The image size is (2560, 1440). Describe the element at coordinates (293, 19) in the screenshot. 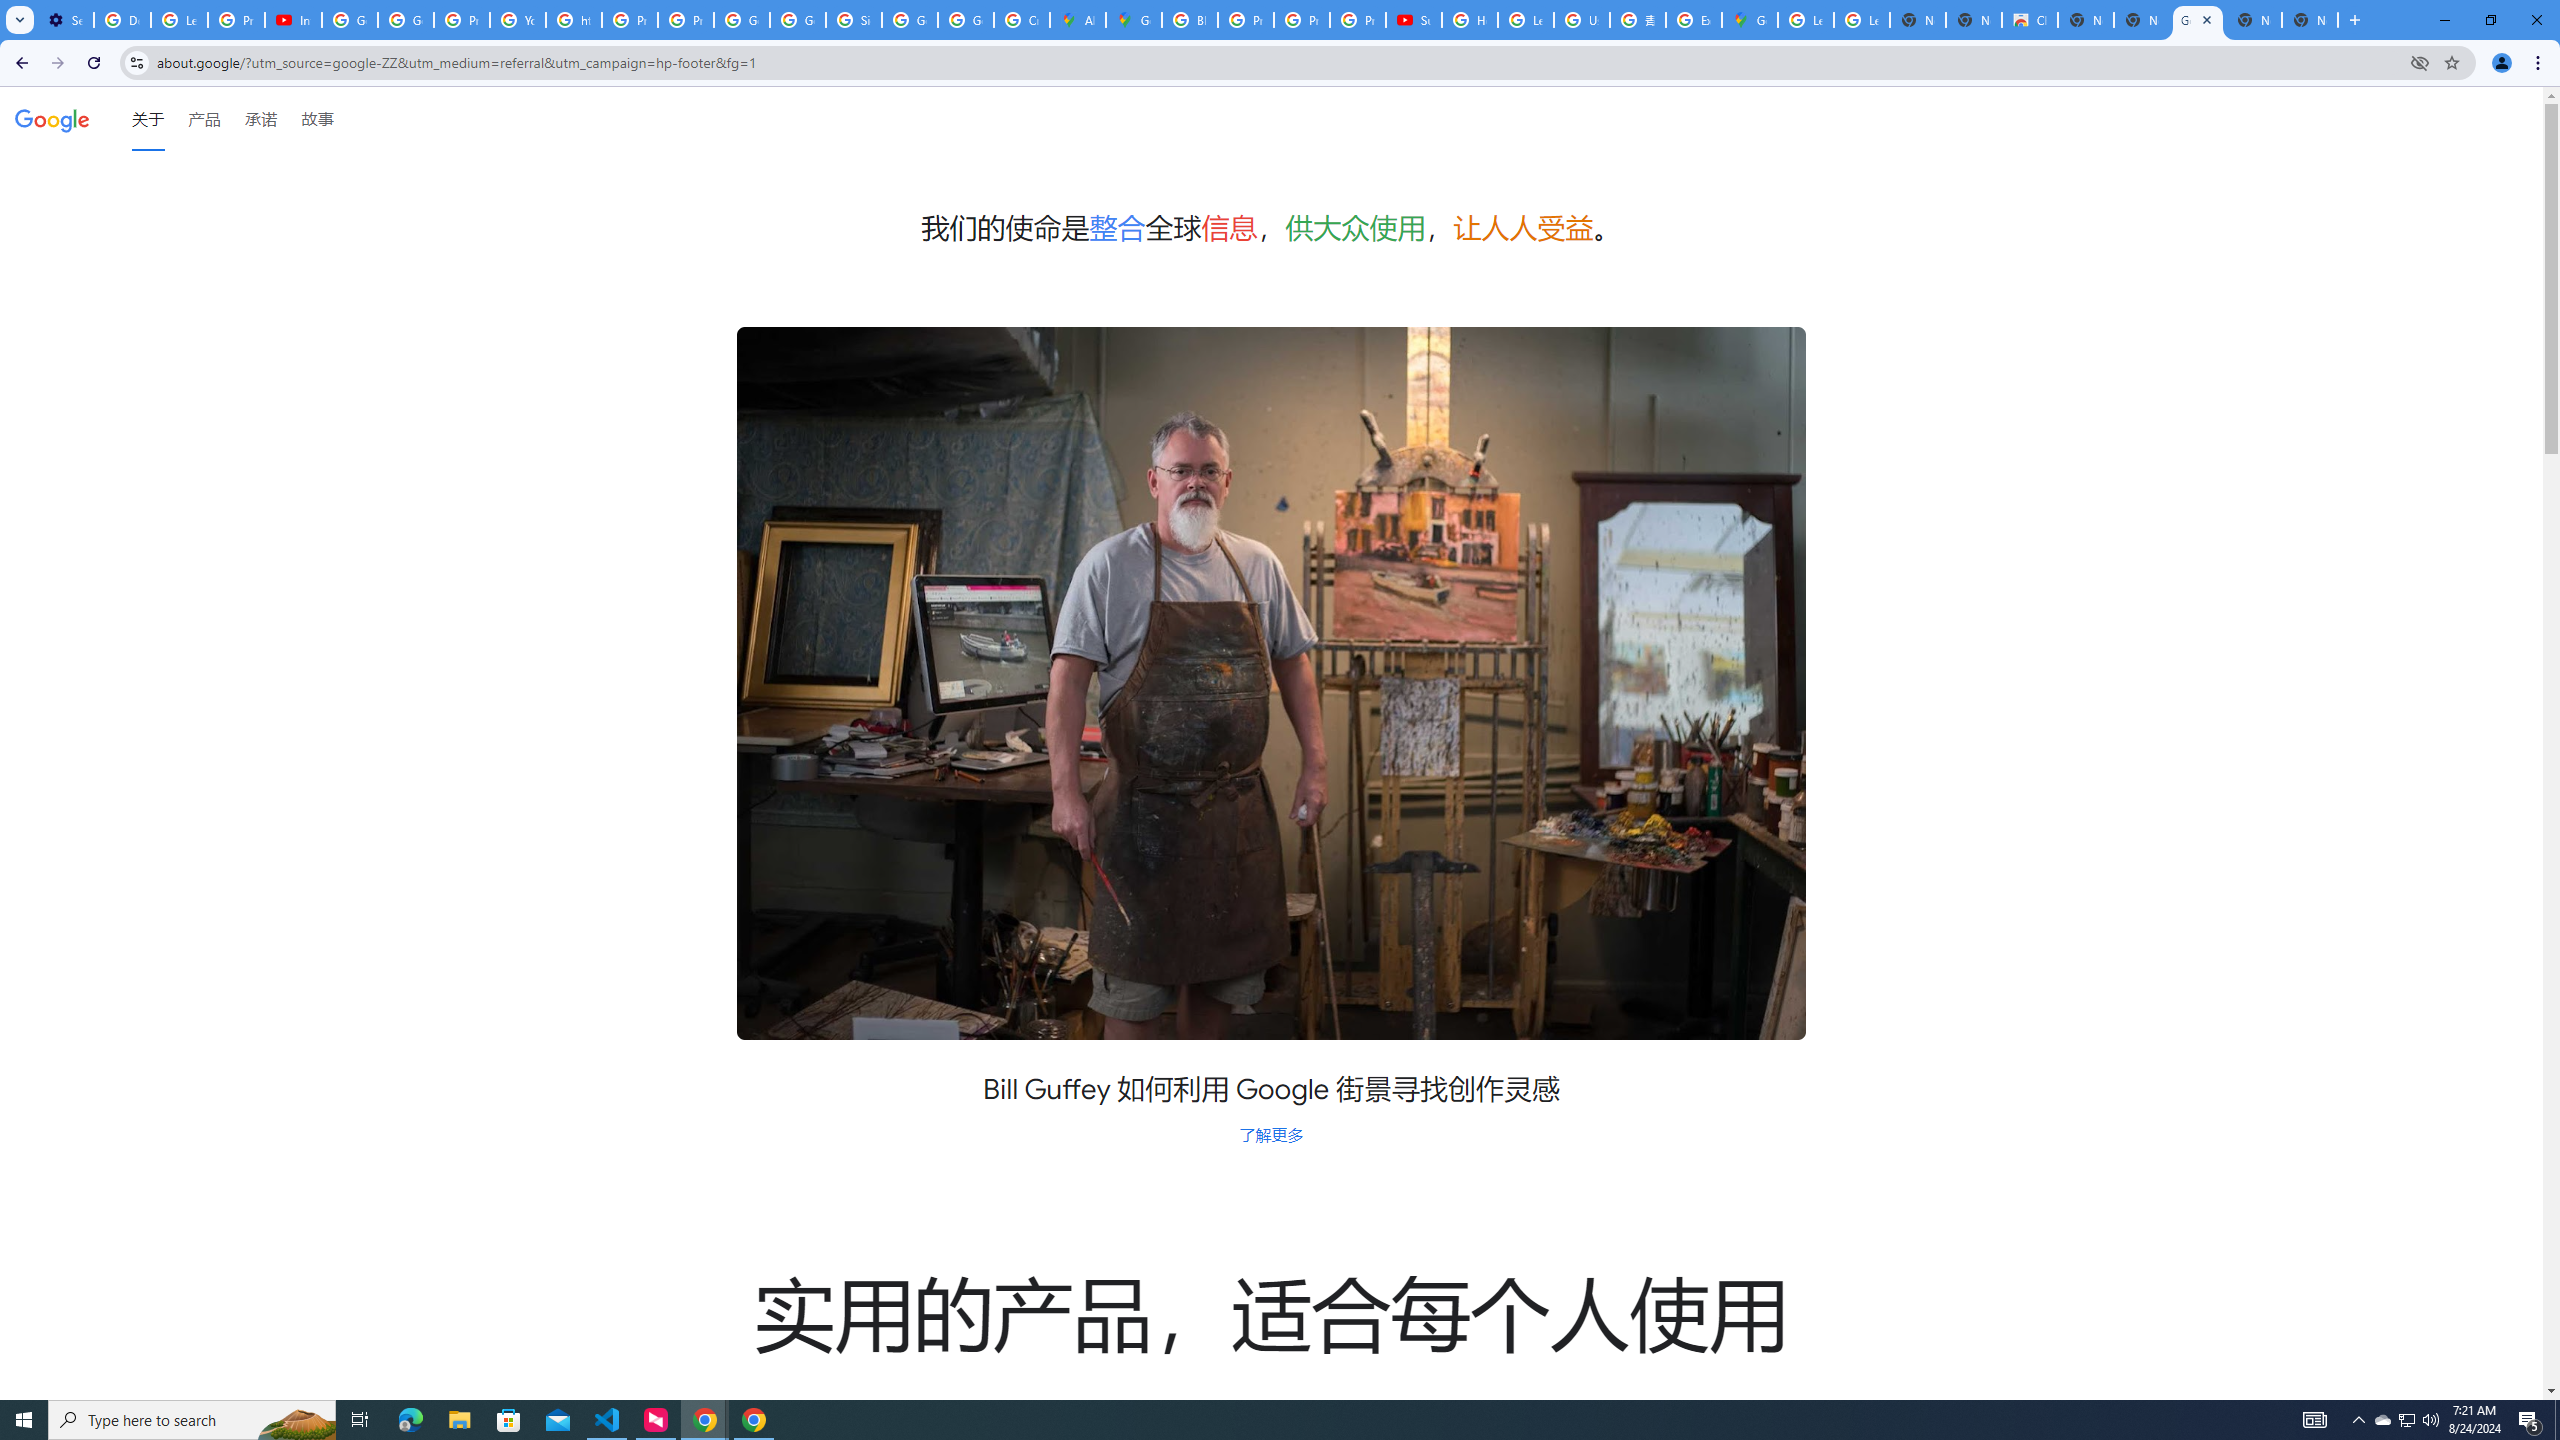

I see `'Introduction | Google Privacy Policy - YouTube'` at that location.